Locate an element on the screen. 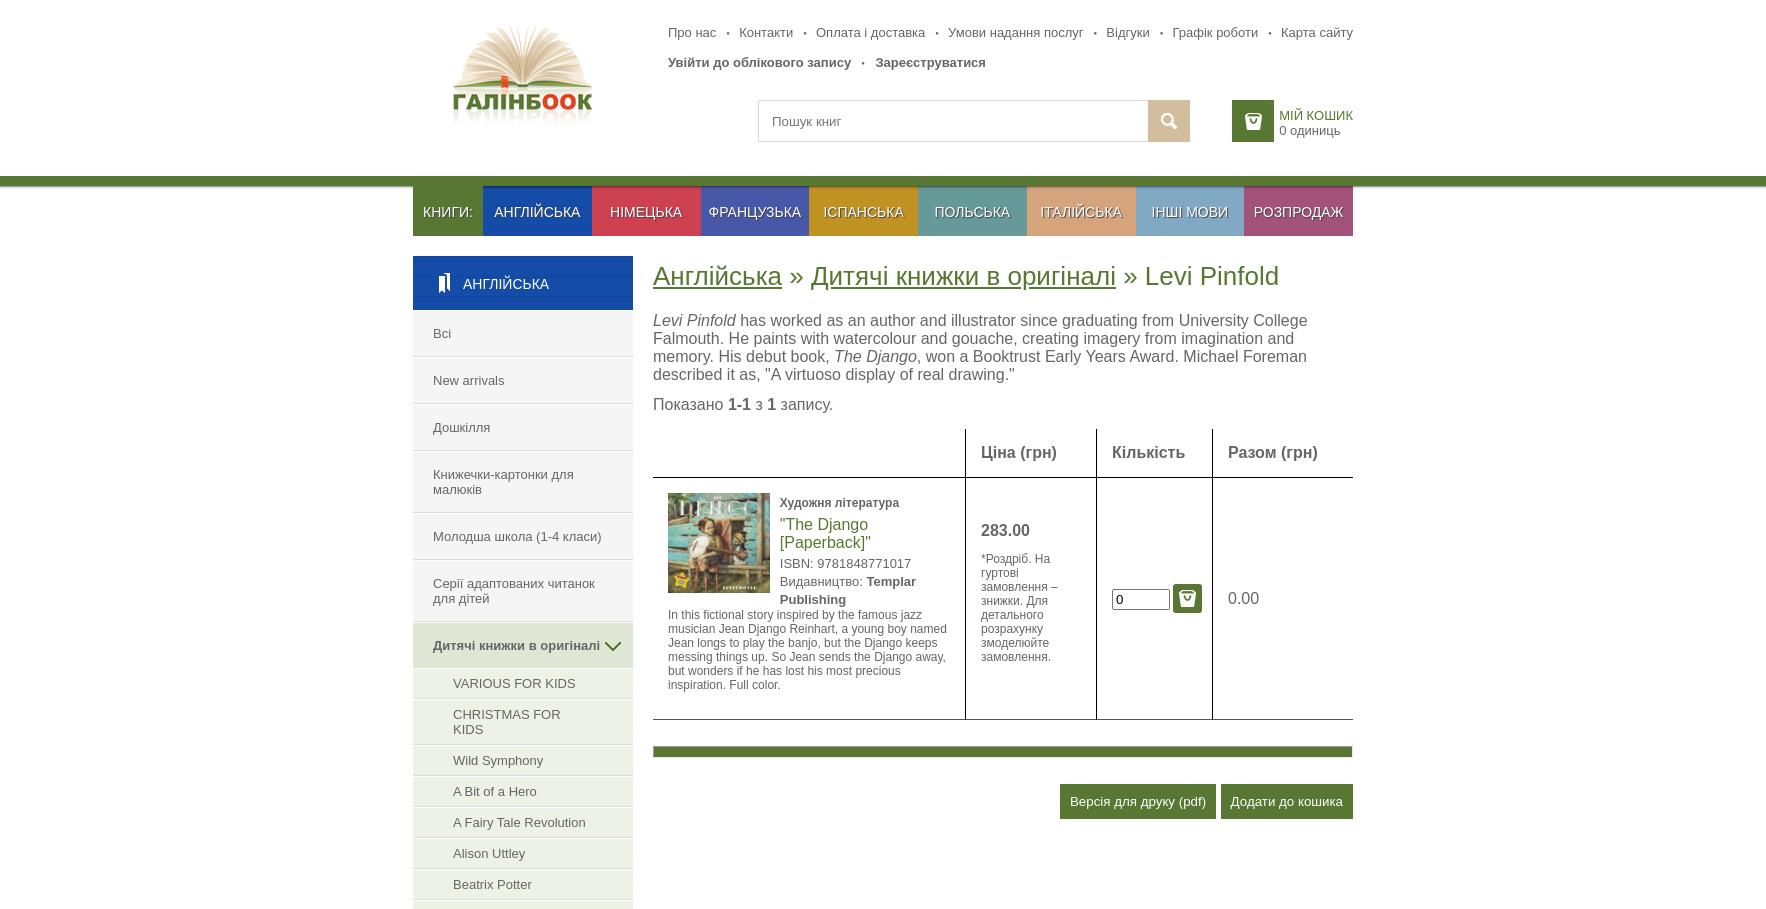 This screenshot has width=1766, height=909. 'Молодша школа (1-4 класи)' is located at coordinates (517, 536).